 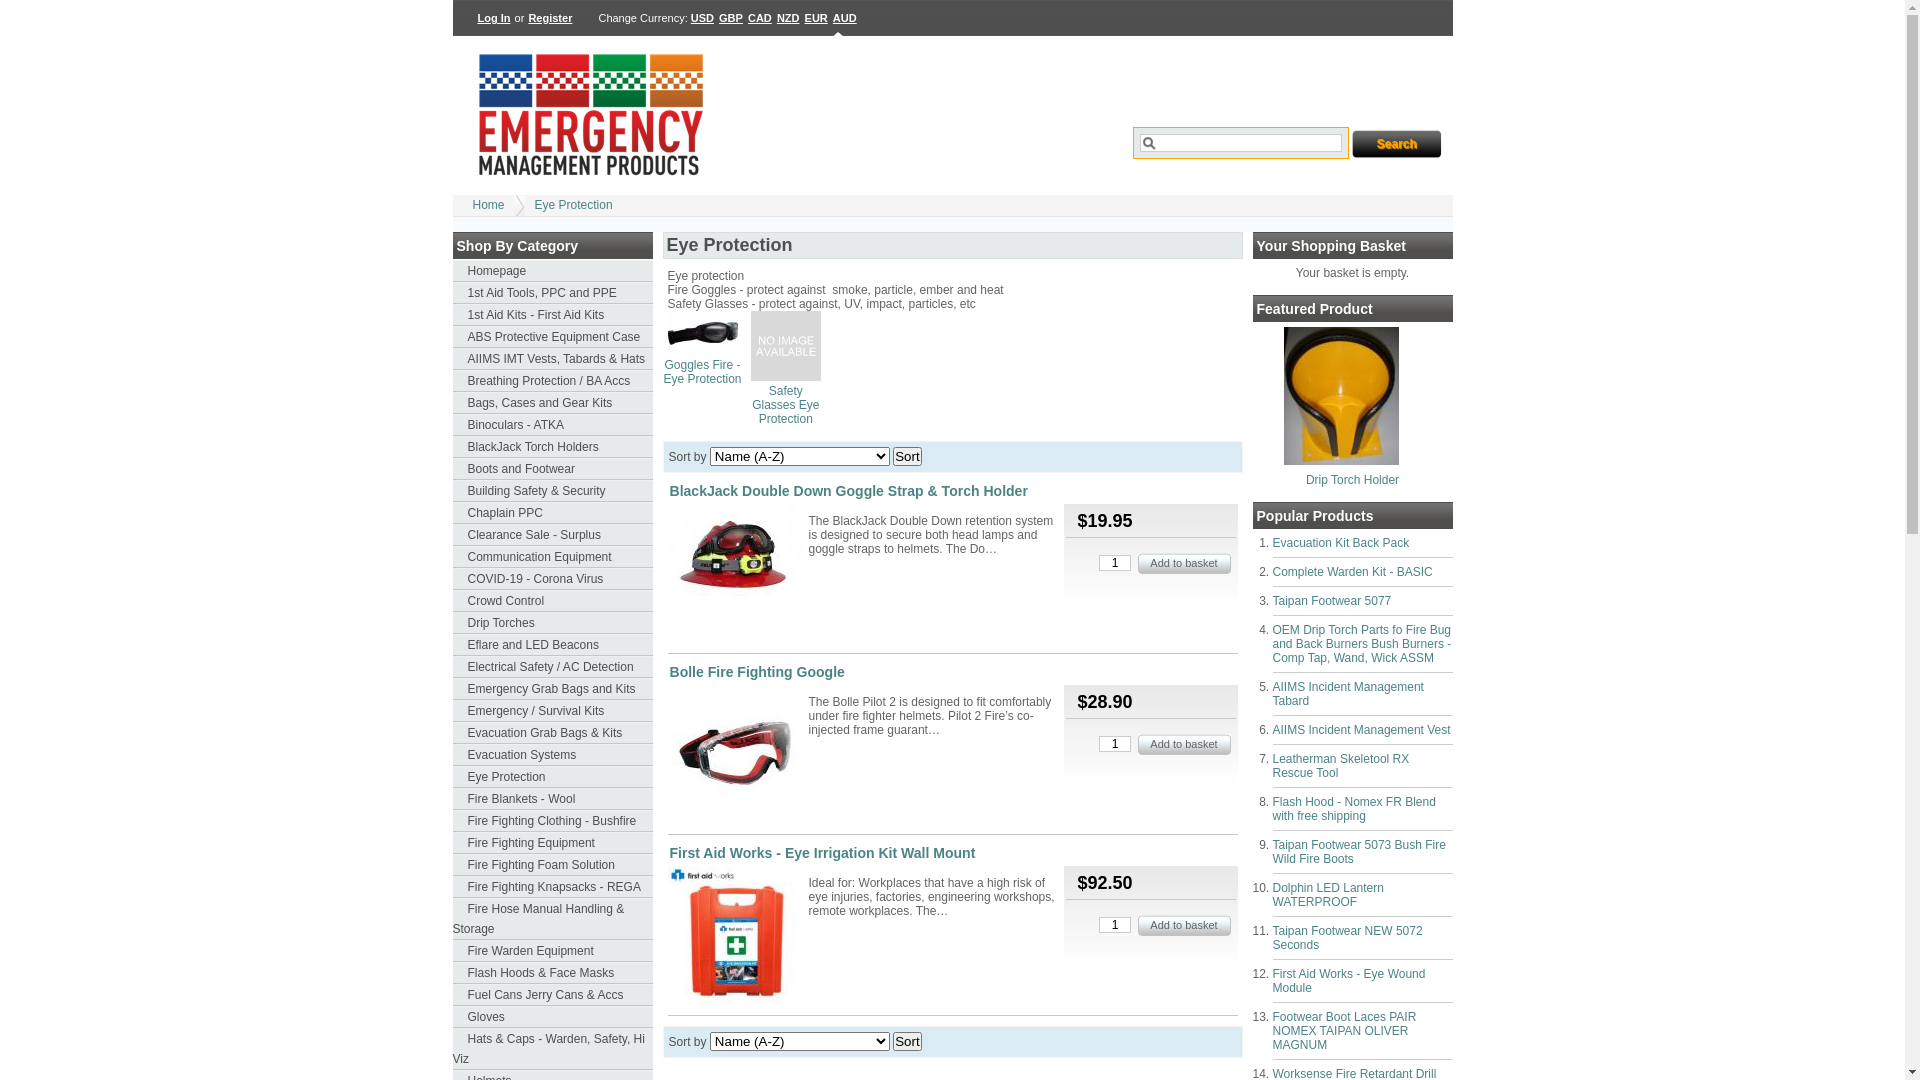 I want to click on 'Clearance Sale - Surplus', so click(x=450, y=534).